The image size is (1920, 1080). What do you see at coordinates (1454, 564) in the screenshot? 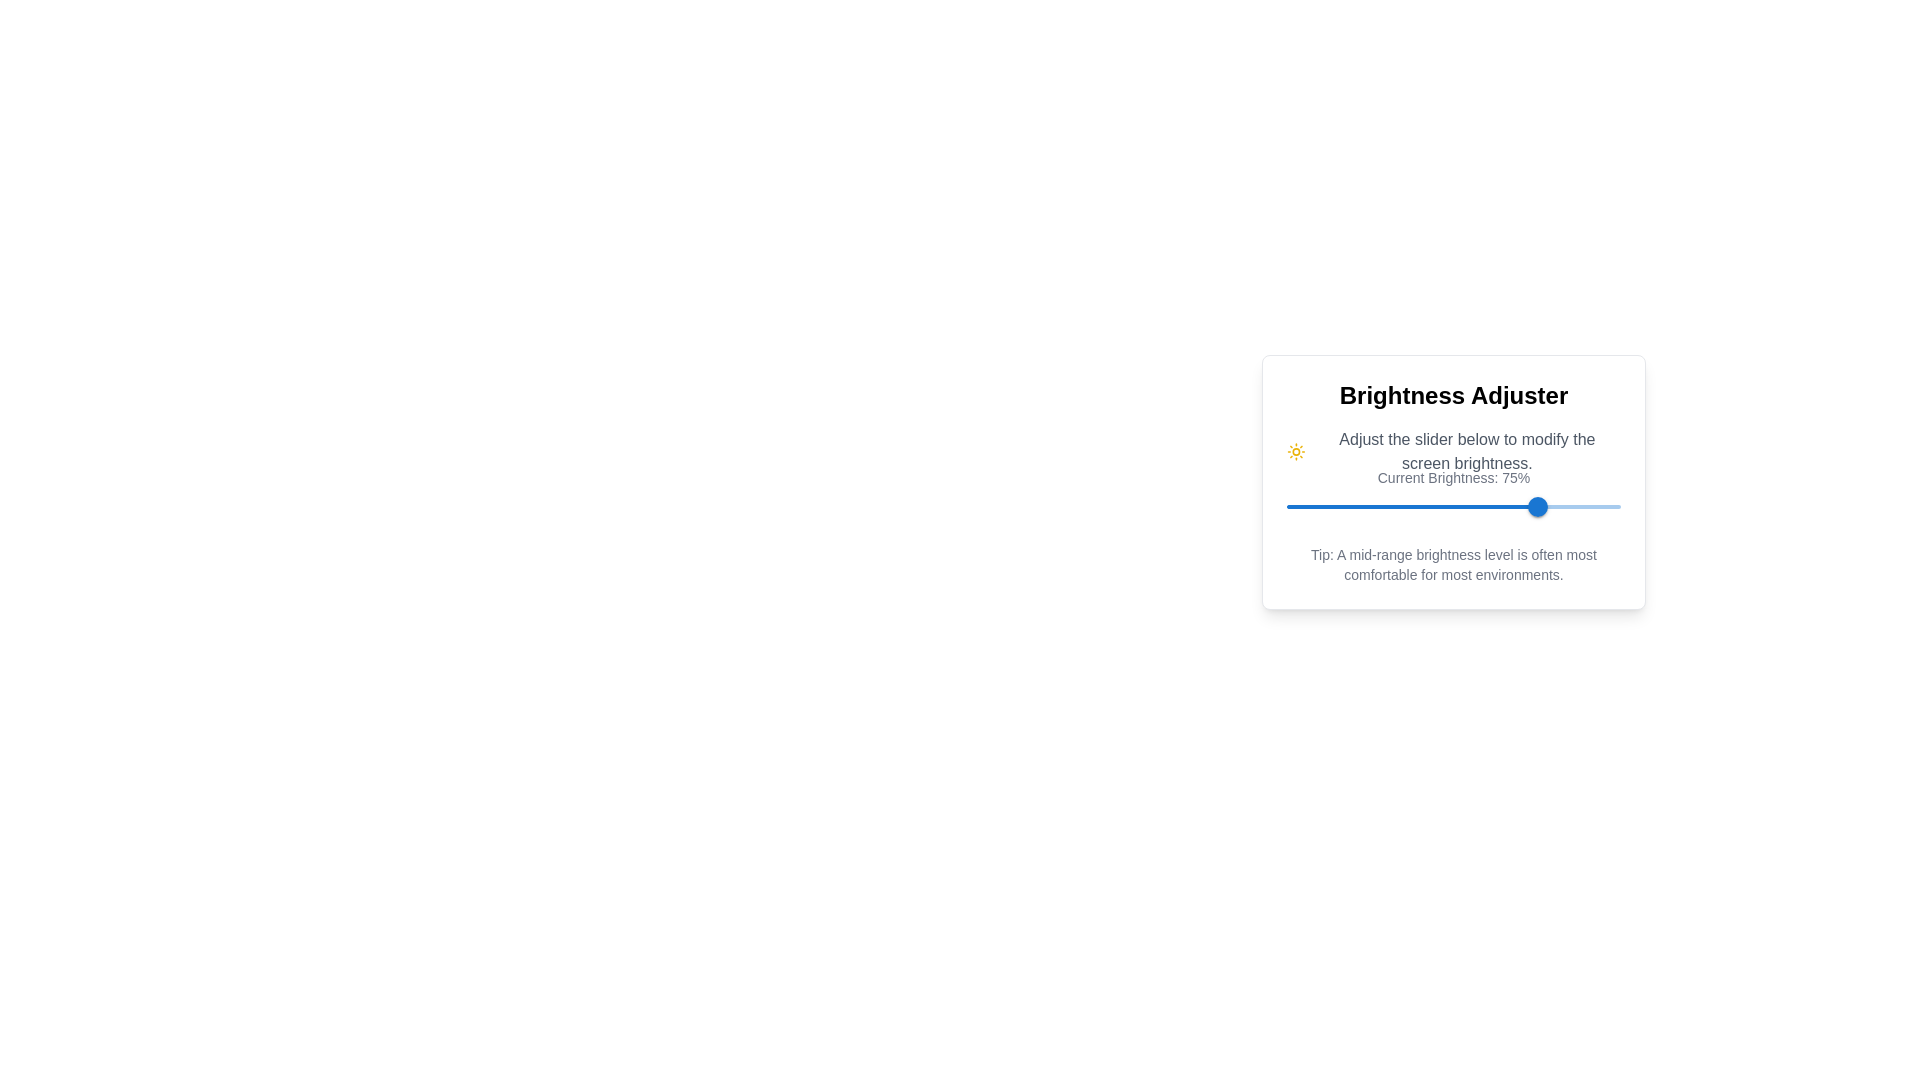
I see `text in the prominently styled text block that provides advice on brightness levels, located at the bottom of the 'Brightness Adjuster' card component` at bounding box center [1454, 564].